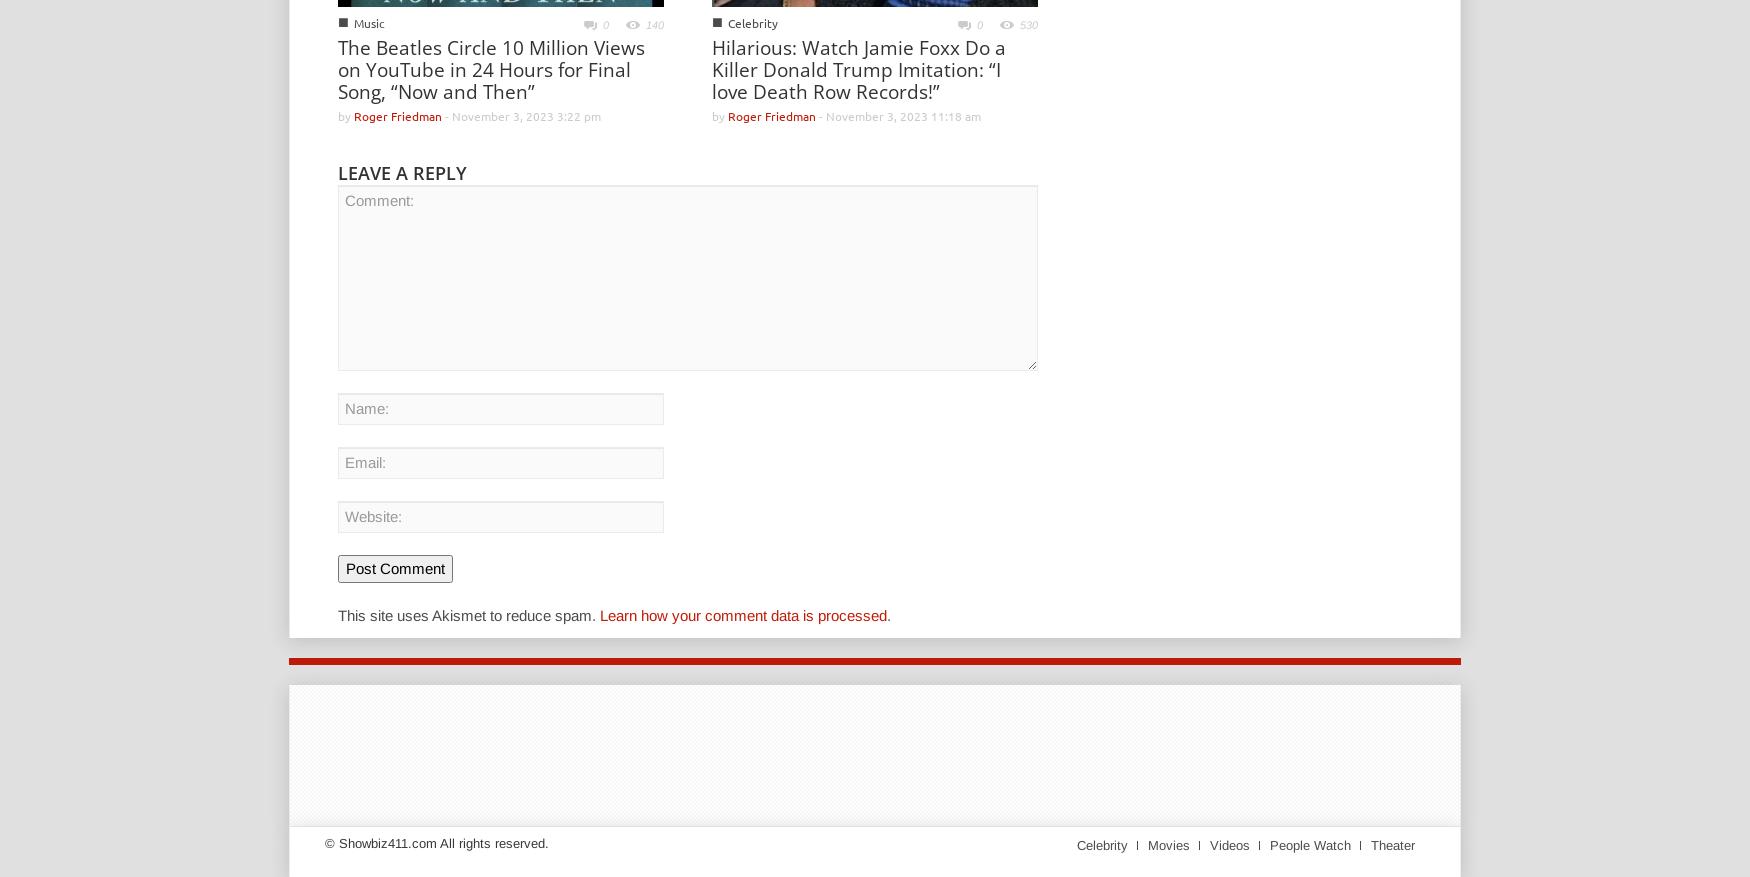 Image resolution: width=1750 pixels, height=877 pixels. What do you see at coordinates (1026, 23) in the screenshot?
I see `'530'` at bounding box center [1026, 23].